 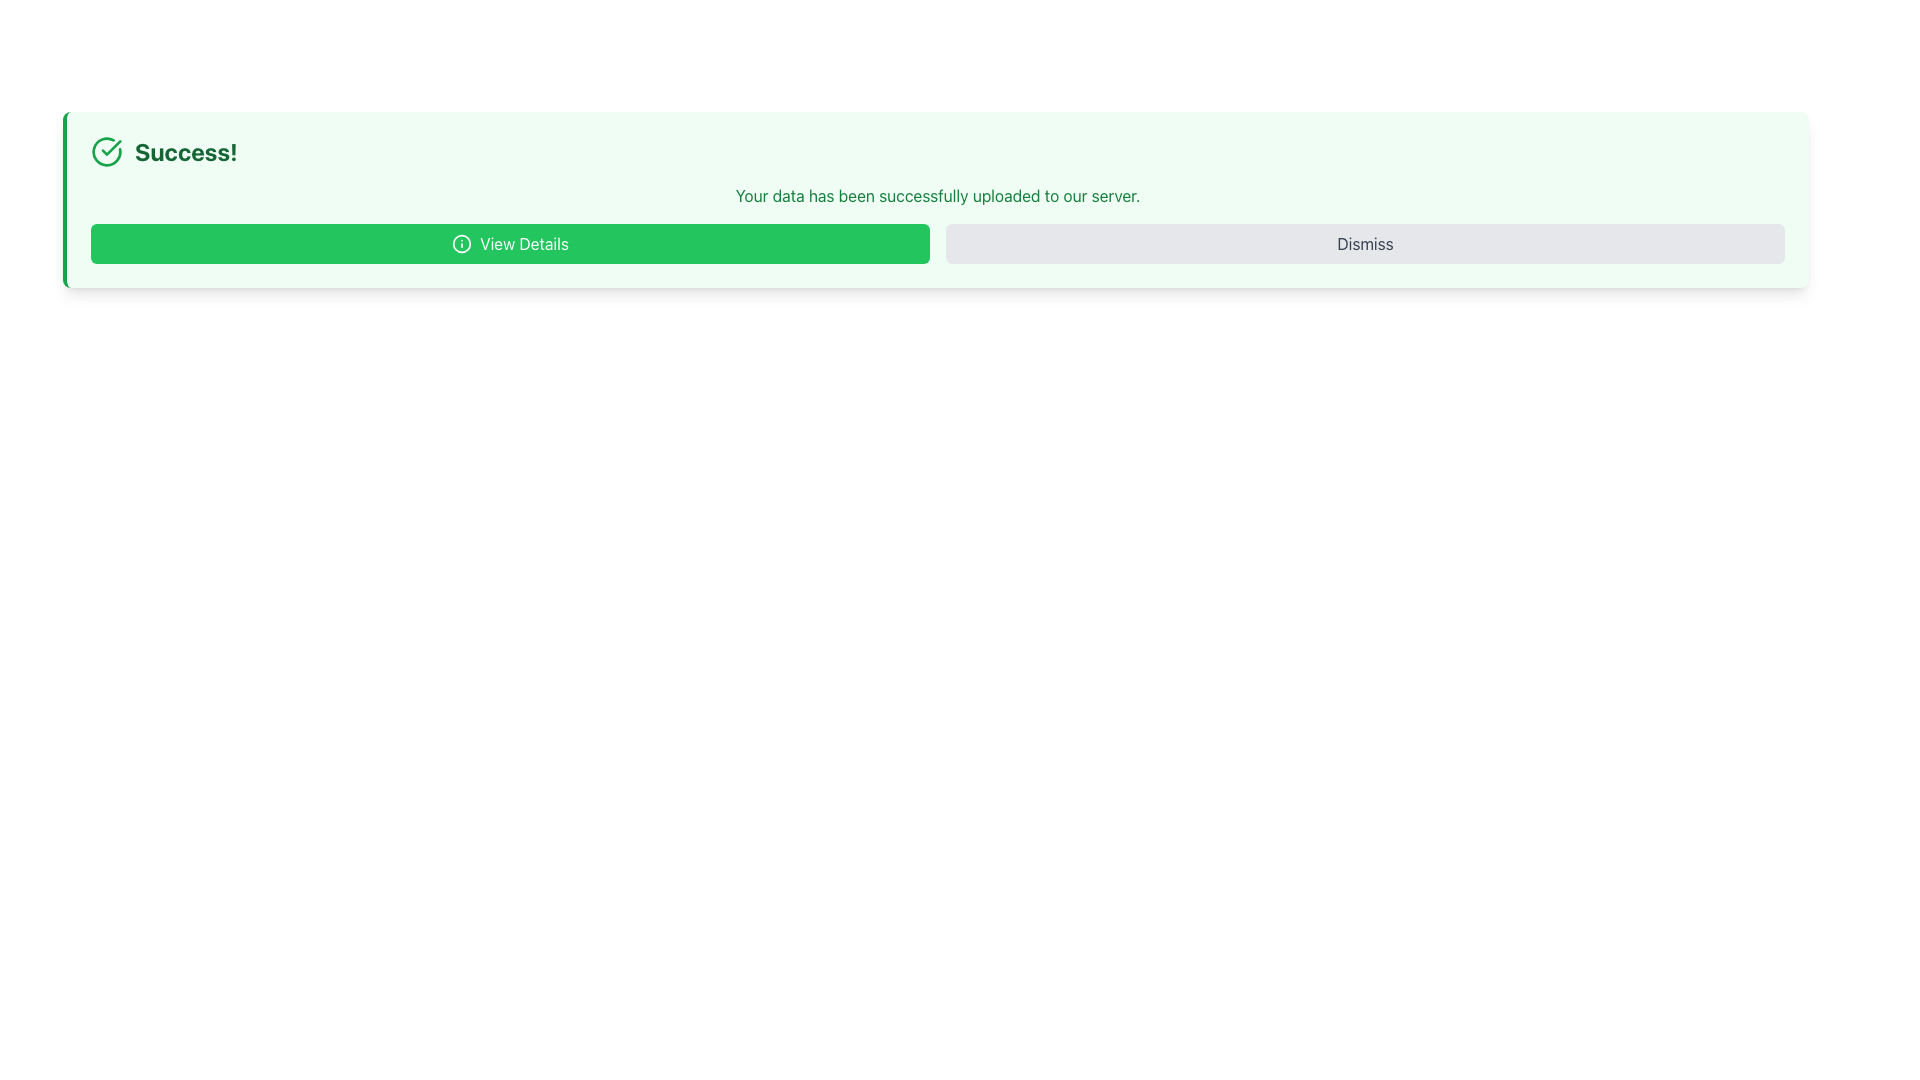 What do you see at coordinates (105, 150) in the screenshot?
I see `the circular edge of the green checkmark icon that is part of the success message banner` at bounding box center [105, 150].